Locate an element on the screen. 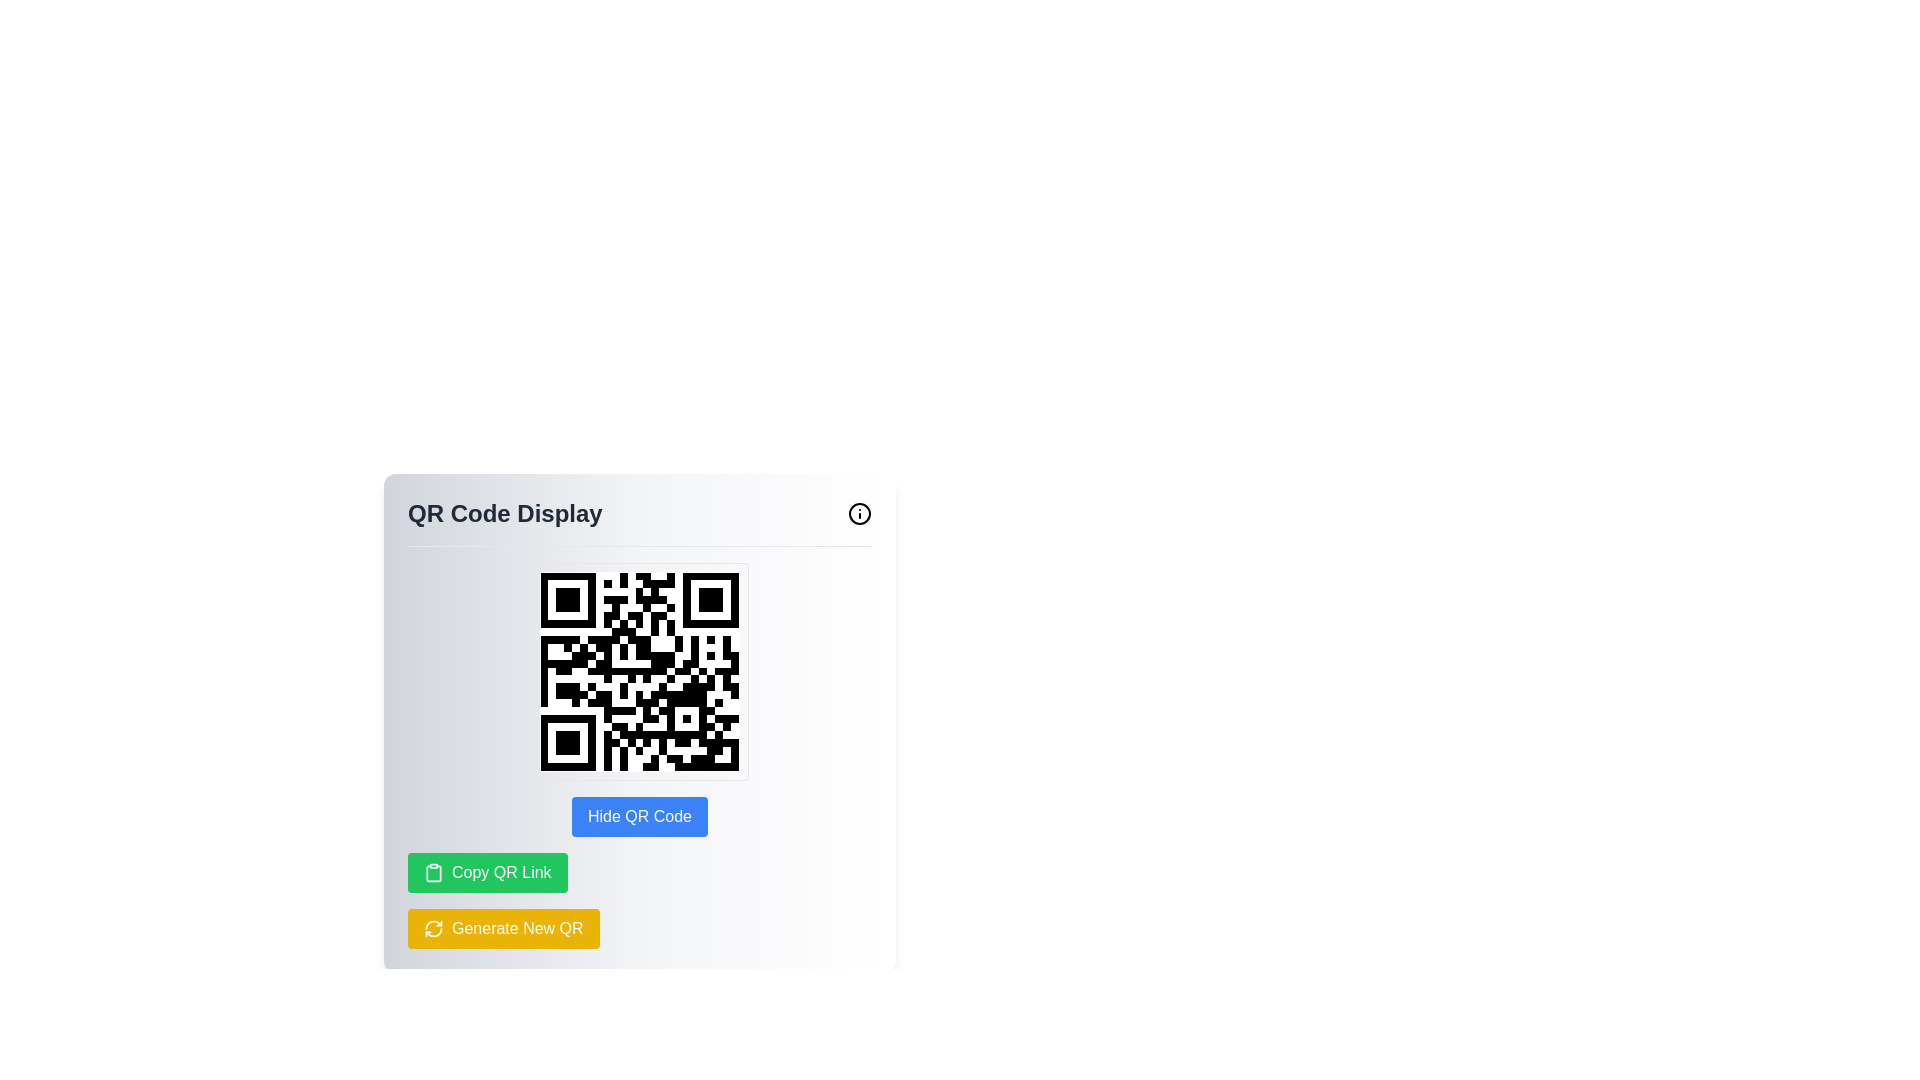 Image resolution: width=1920 pixels, height=1080 pixels. the clipboard icon, which is part of the 'Copy QR Link' button, located centrally within the button's rectangle and to the left of the text is located at coordinates (432, 871).